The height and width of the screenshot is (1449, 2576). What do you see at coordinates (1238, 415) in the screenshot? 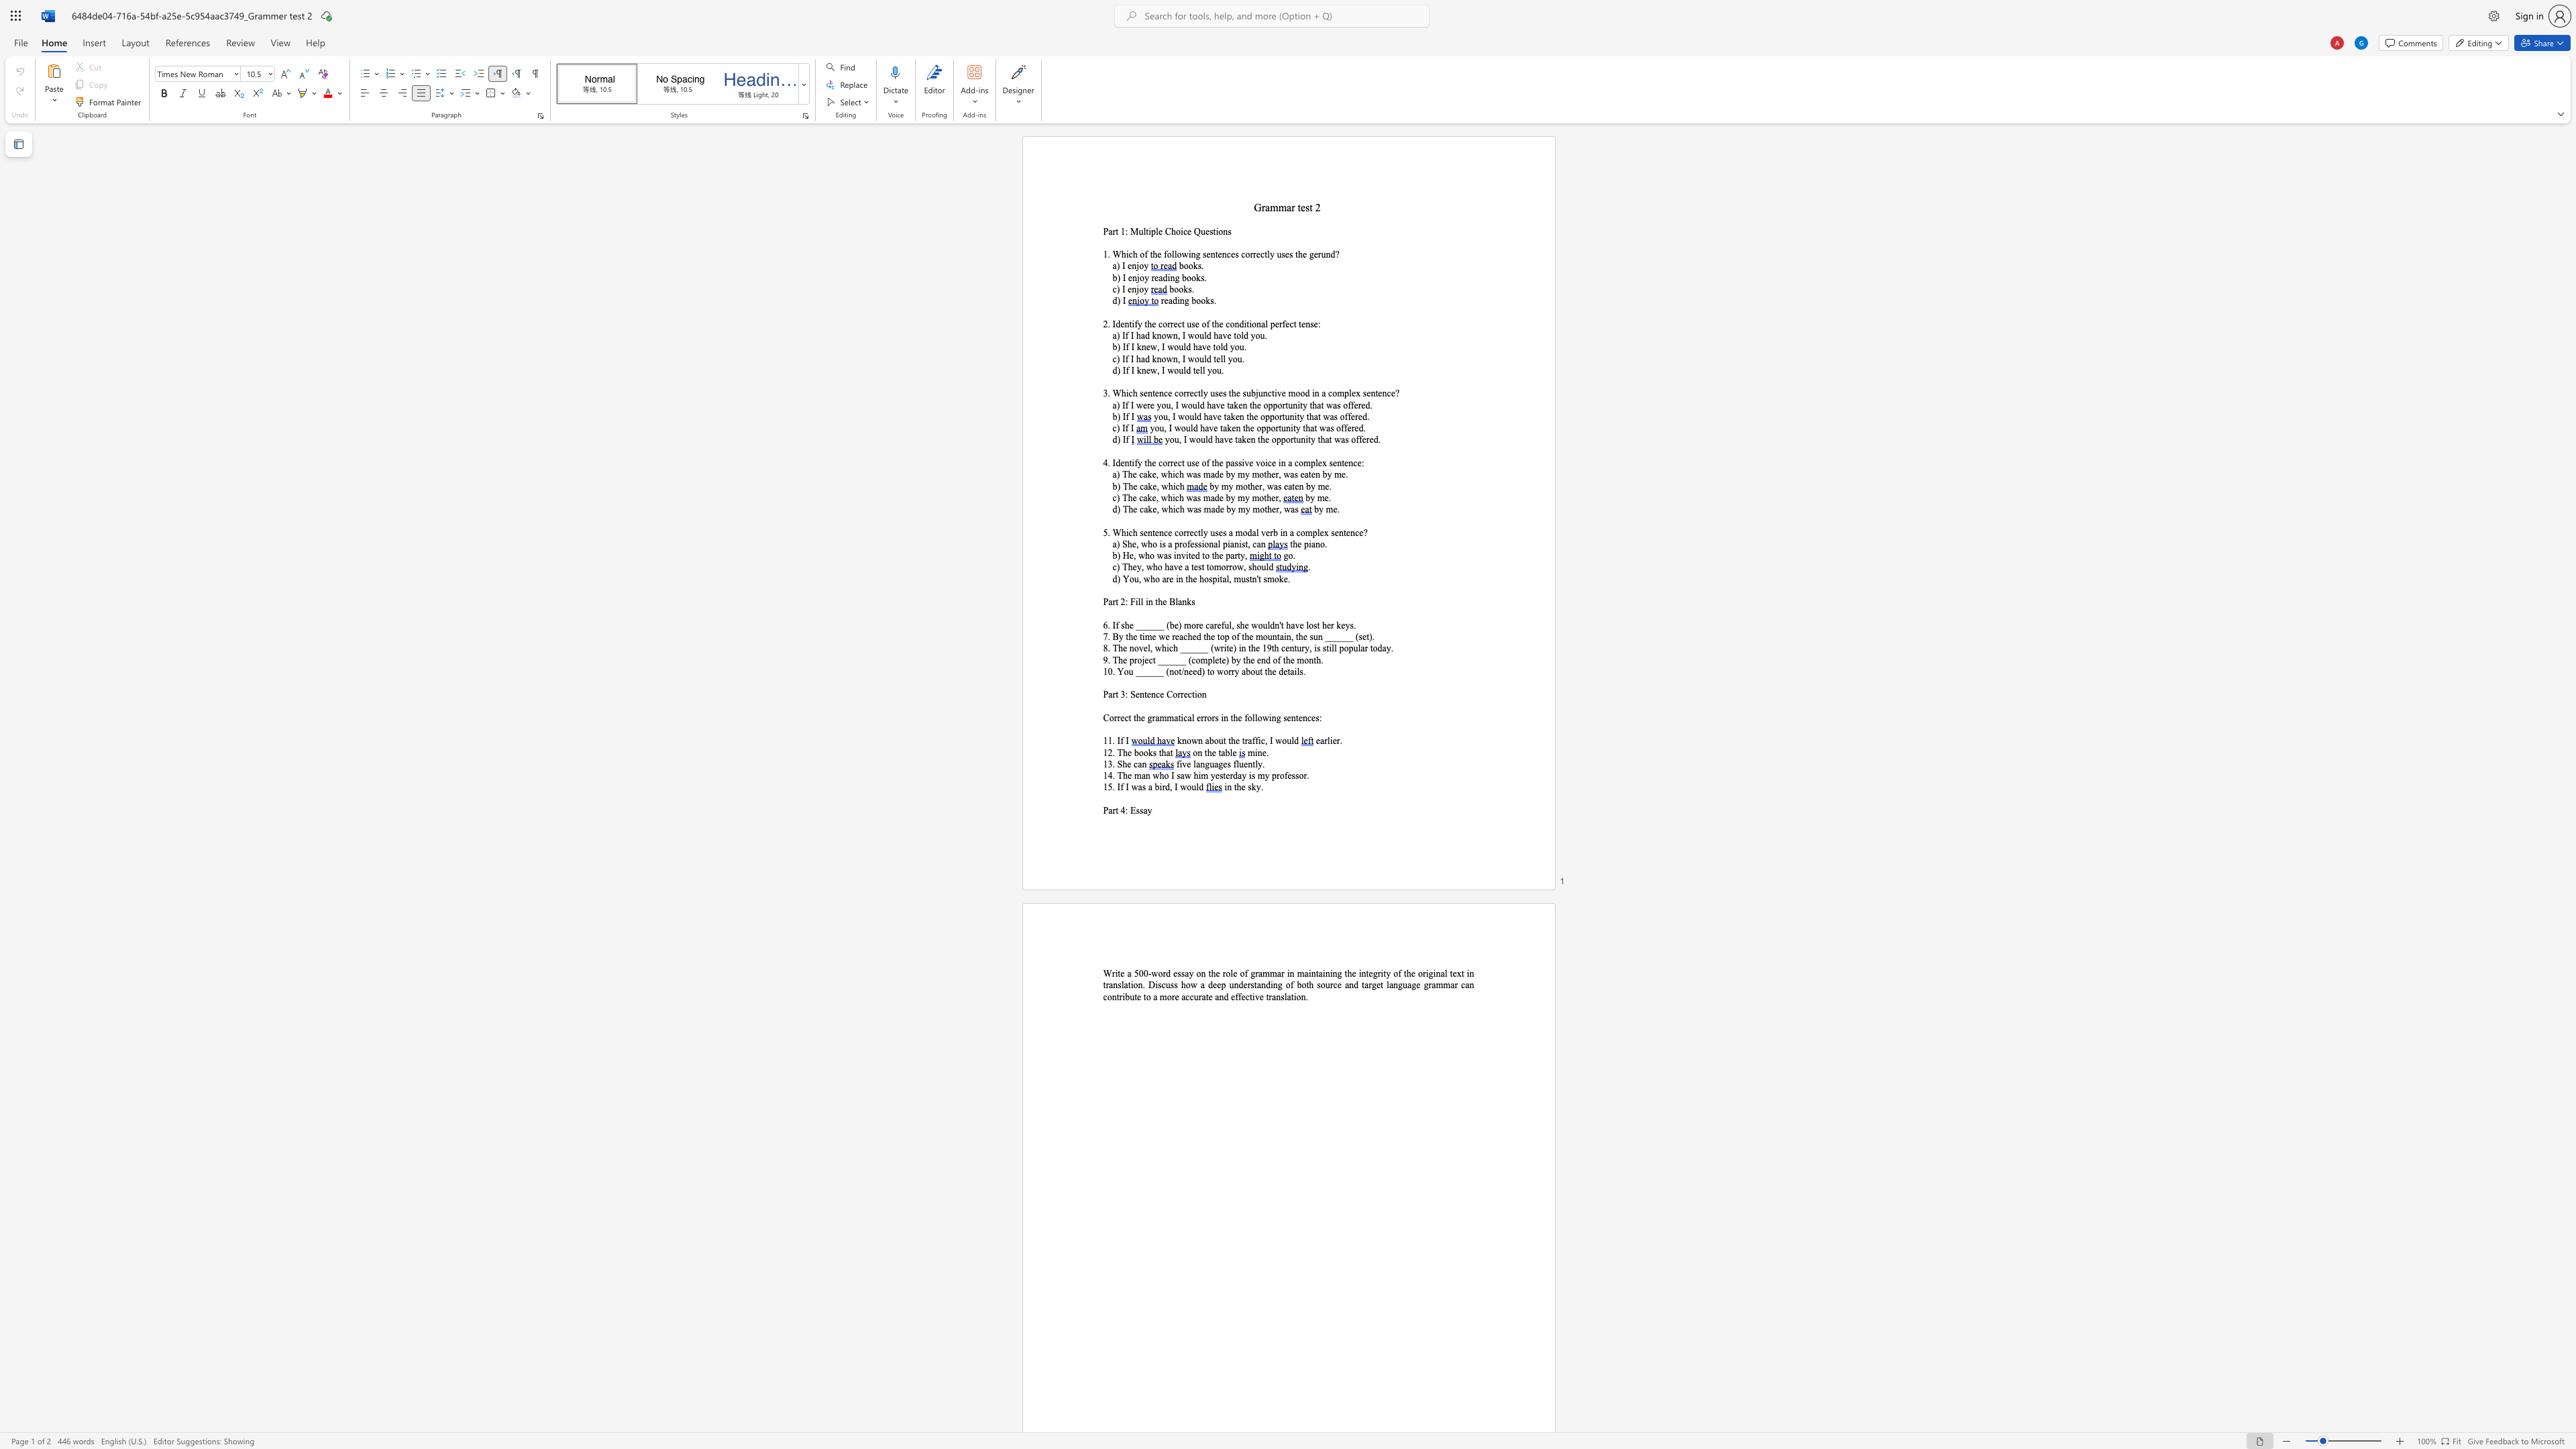
I see `the space between the continuous character "e" and "n" in the text` at bounding box center [1238, 415].